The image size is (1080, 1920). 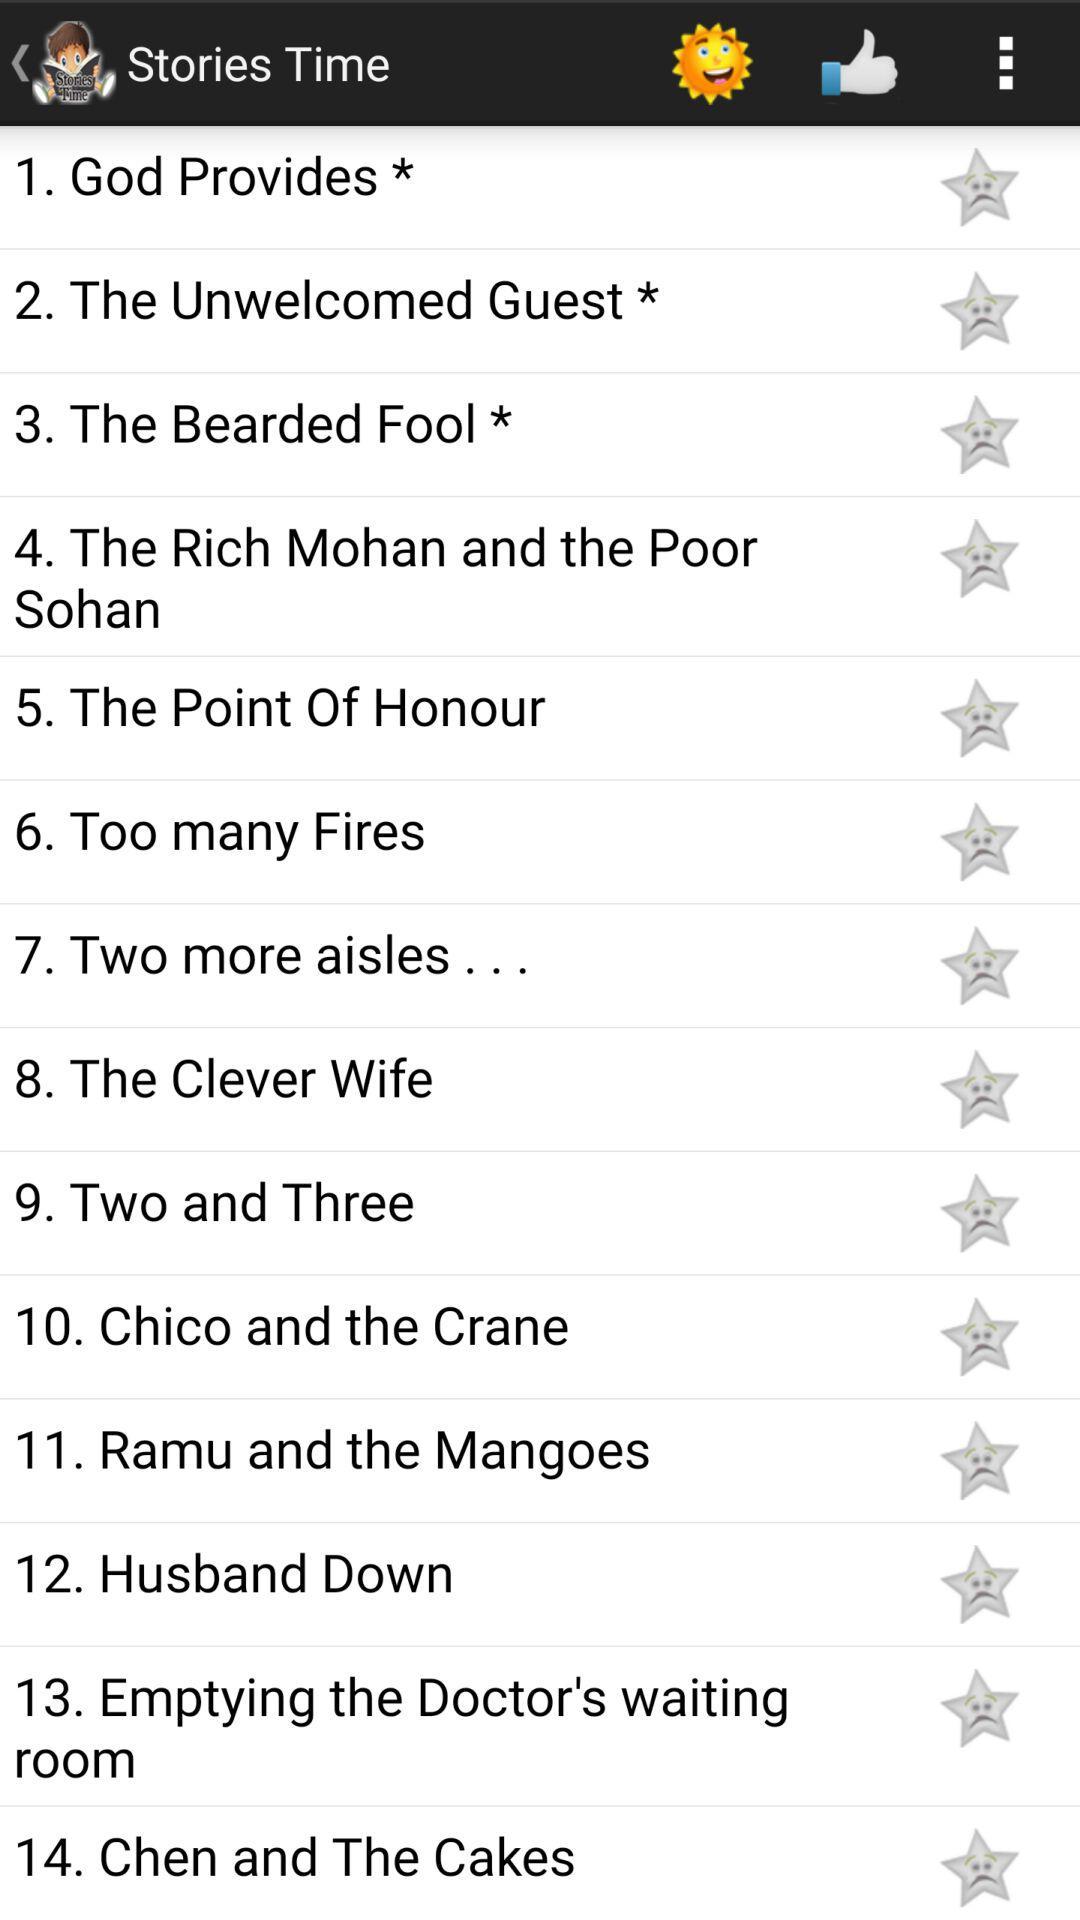 I want to click on the 6 too many icon, so click(x=452, y=829).